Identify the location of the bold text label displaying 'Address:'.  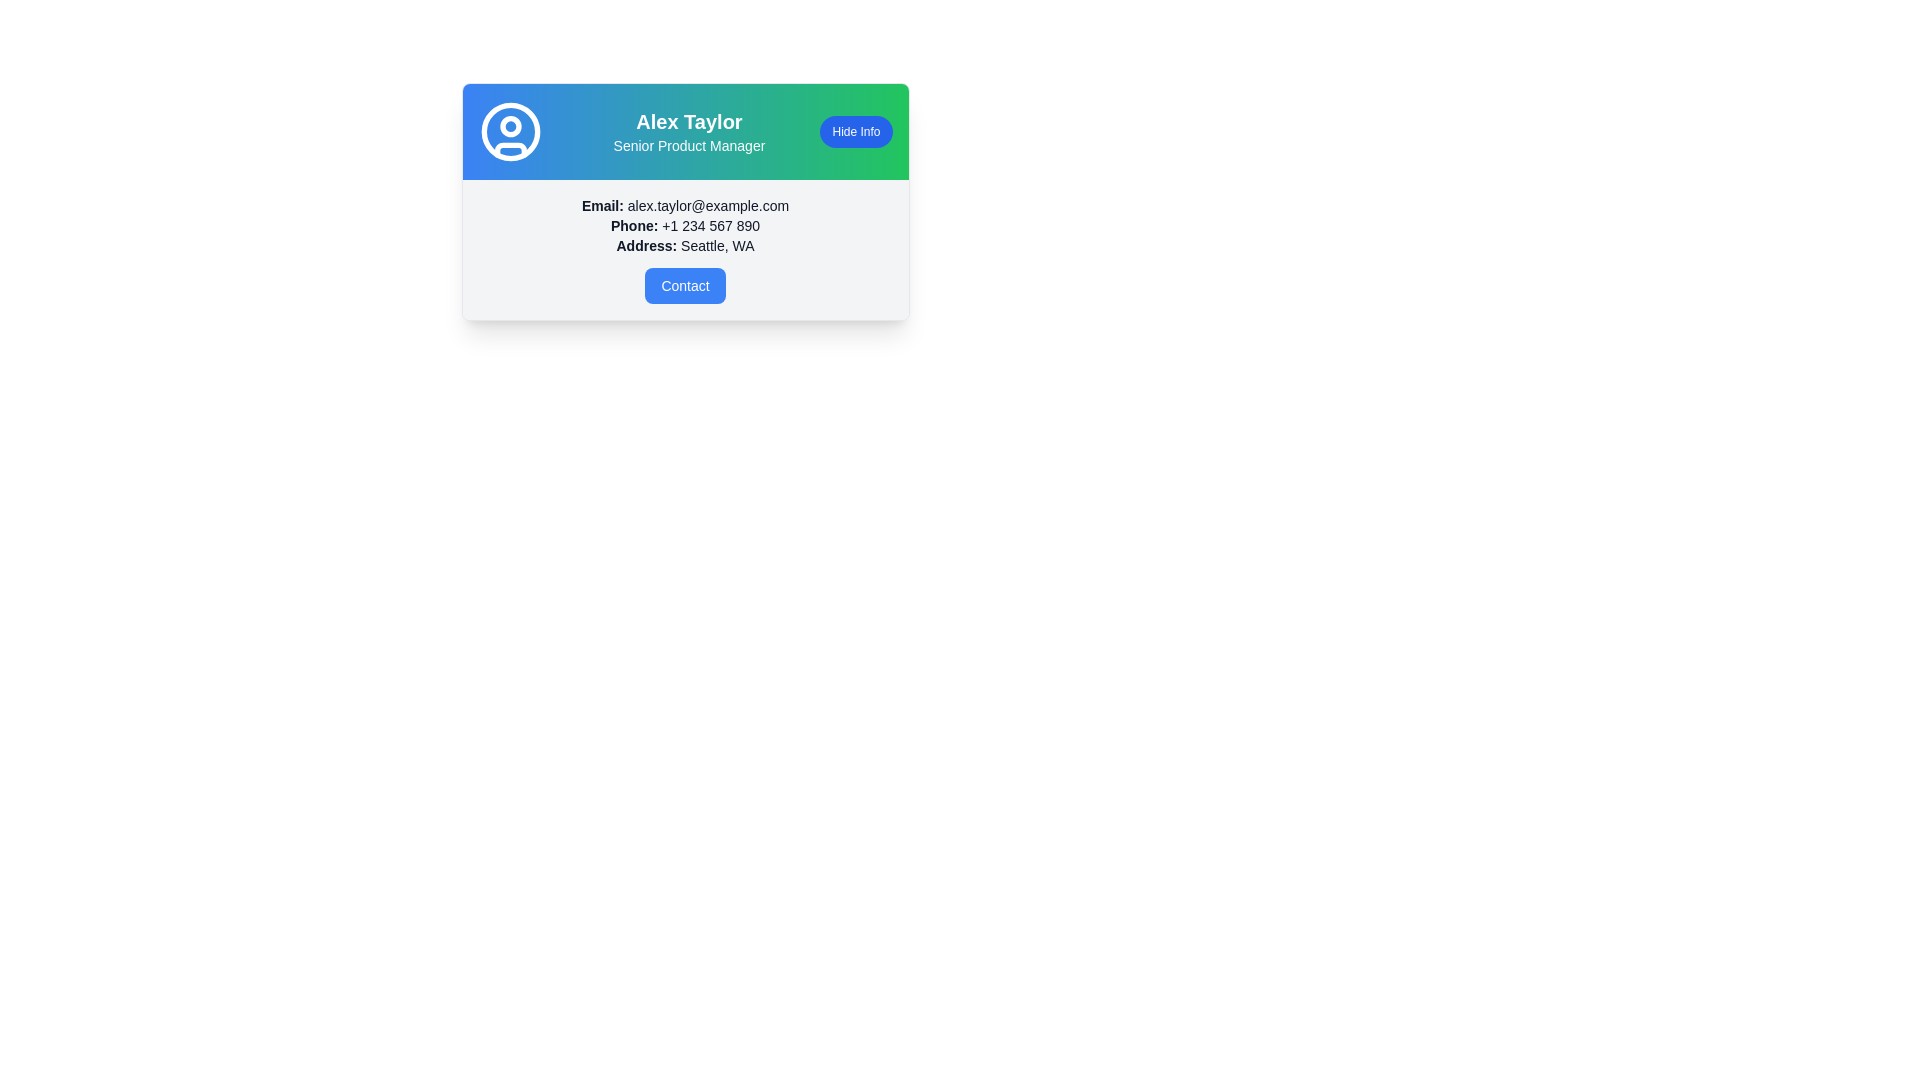
(646, 245).